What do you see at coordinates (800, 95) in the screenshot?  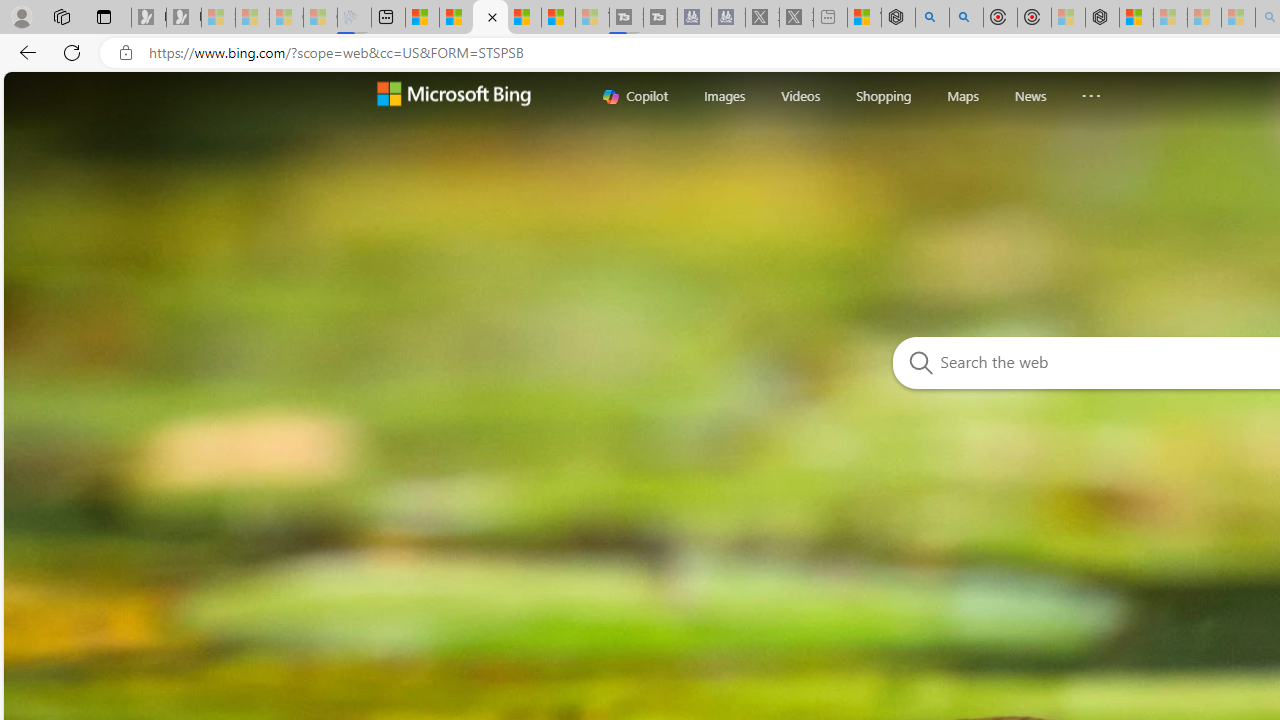 I see `'Videos'` at bounding box center [800, 95].